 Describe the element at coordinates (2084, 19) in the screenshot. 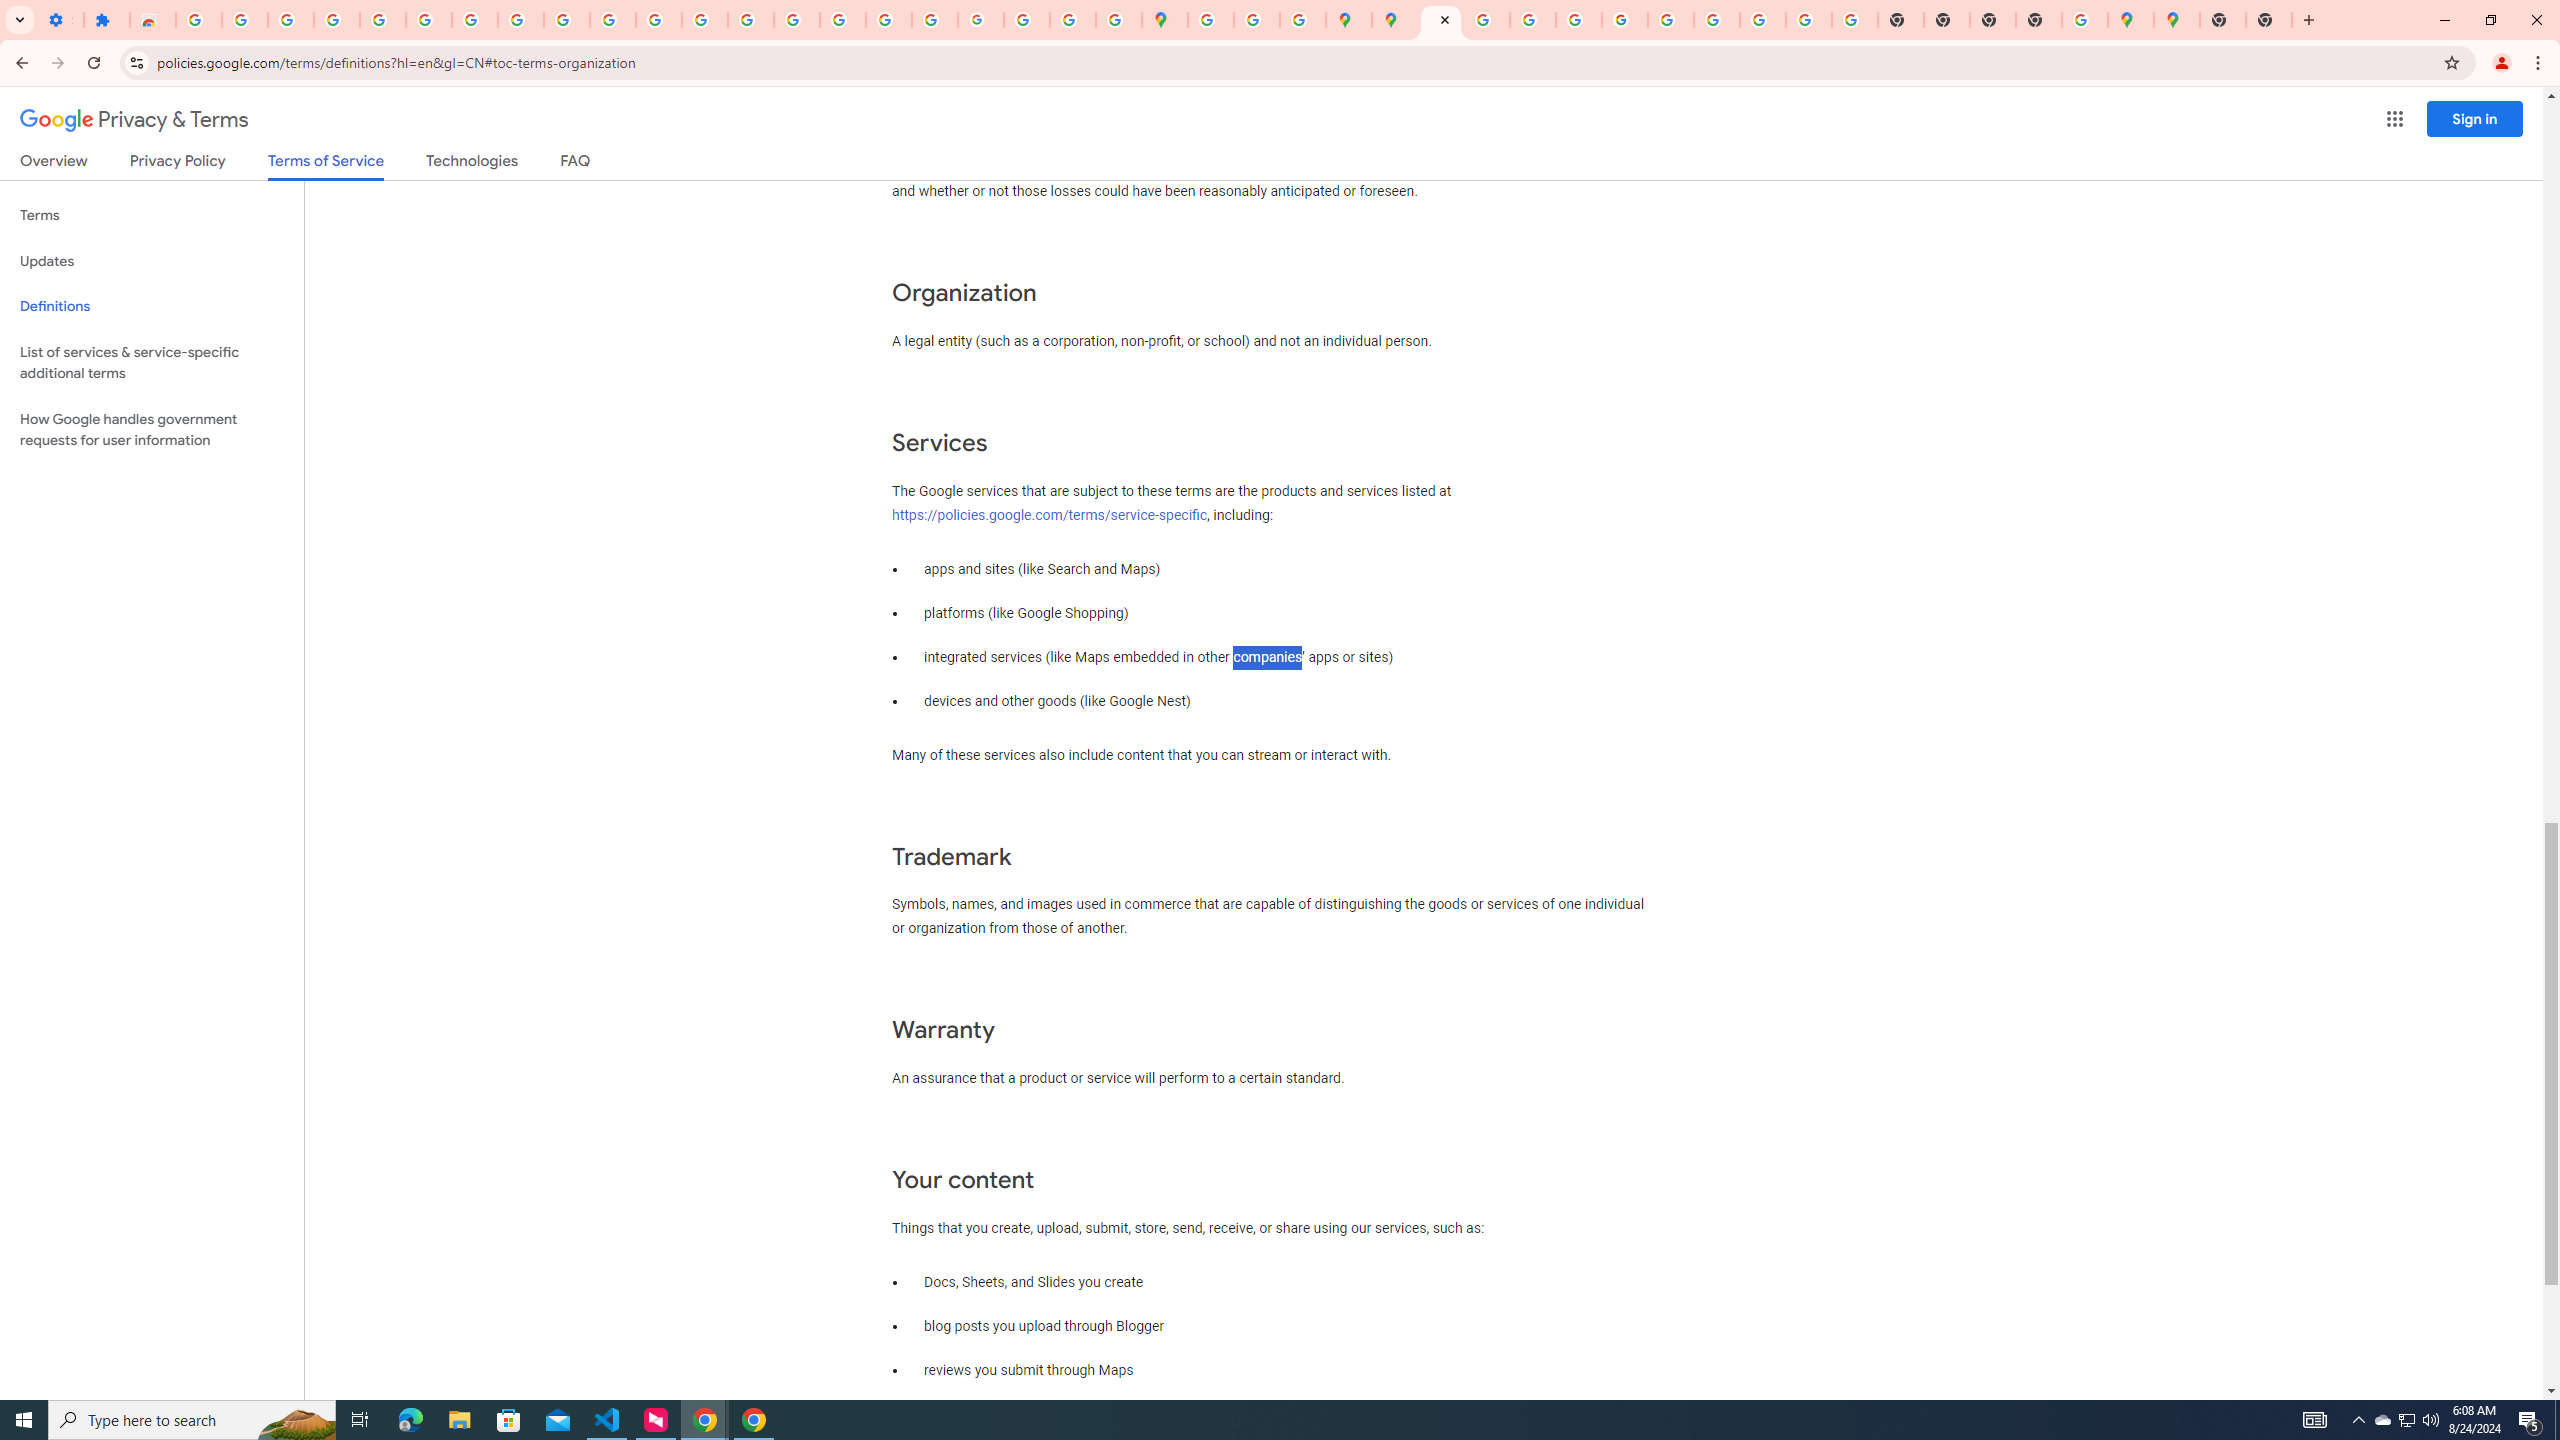

I see `'Use Google Maps in Space - Google Maps Help'` at that location.